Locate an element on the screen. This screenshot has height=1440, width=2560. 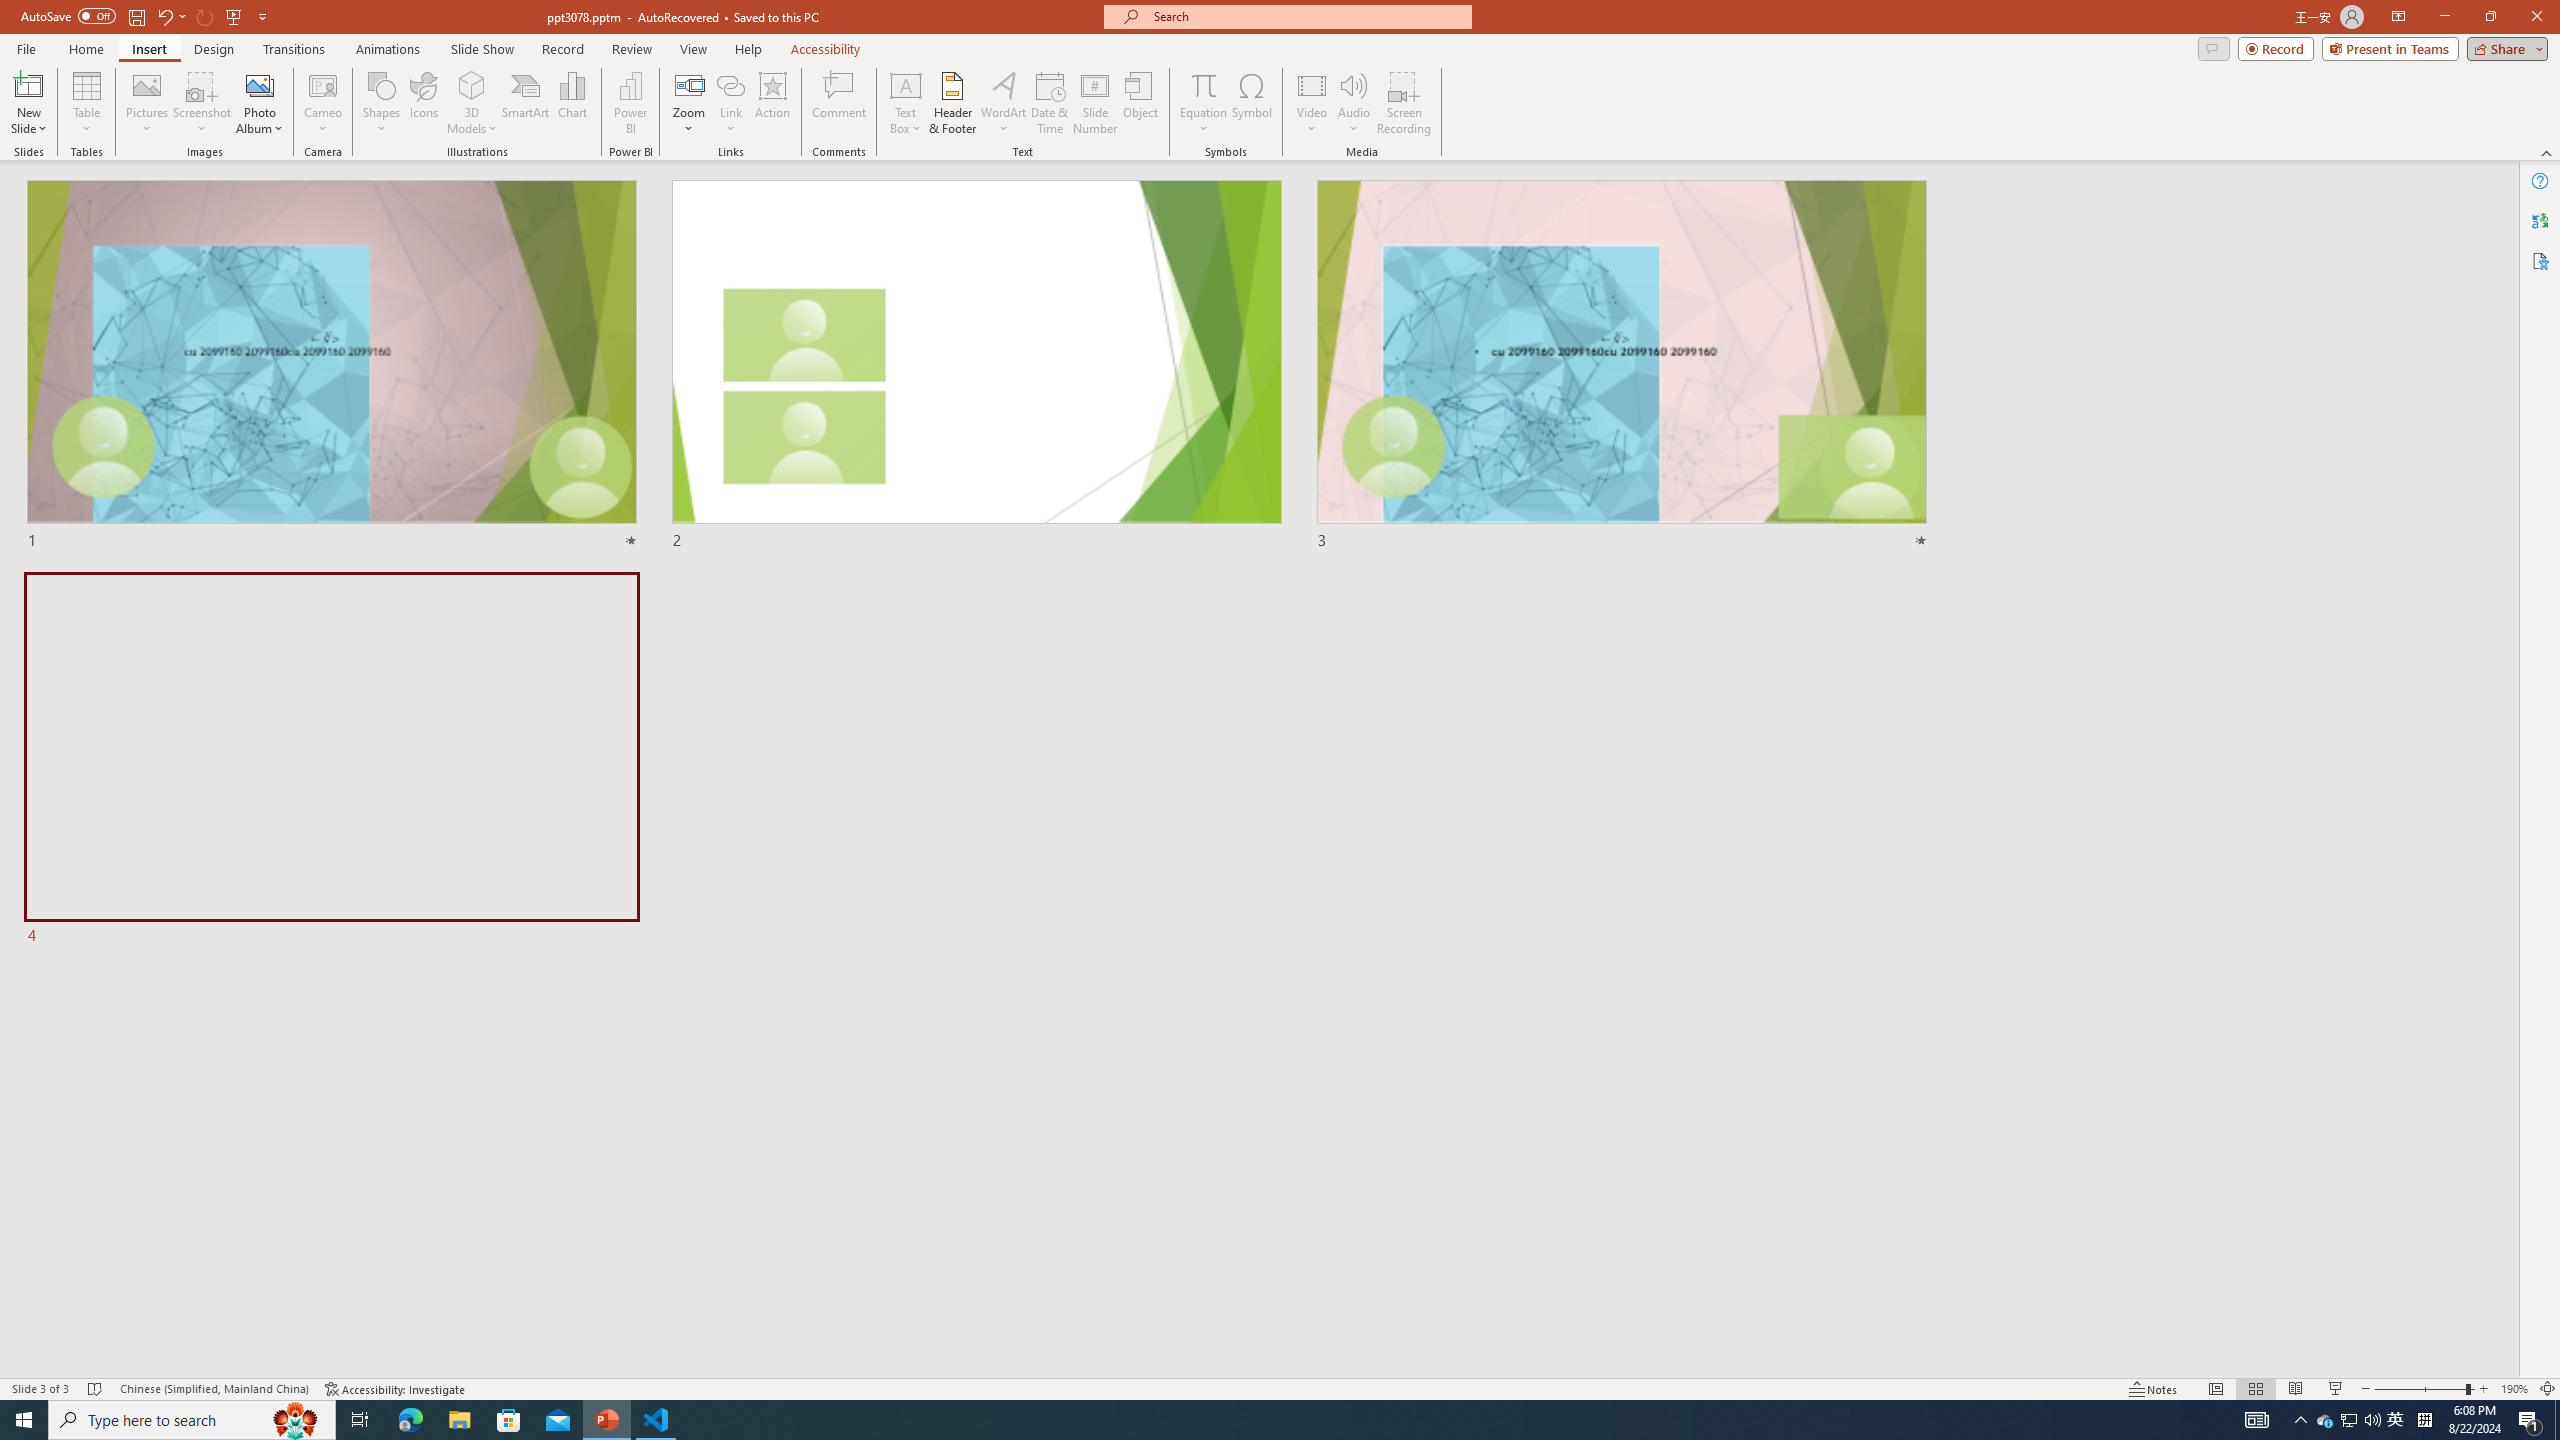
'Notes ' is located at coordinates (2153, 1389).